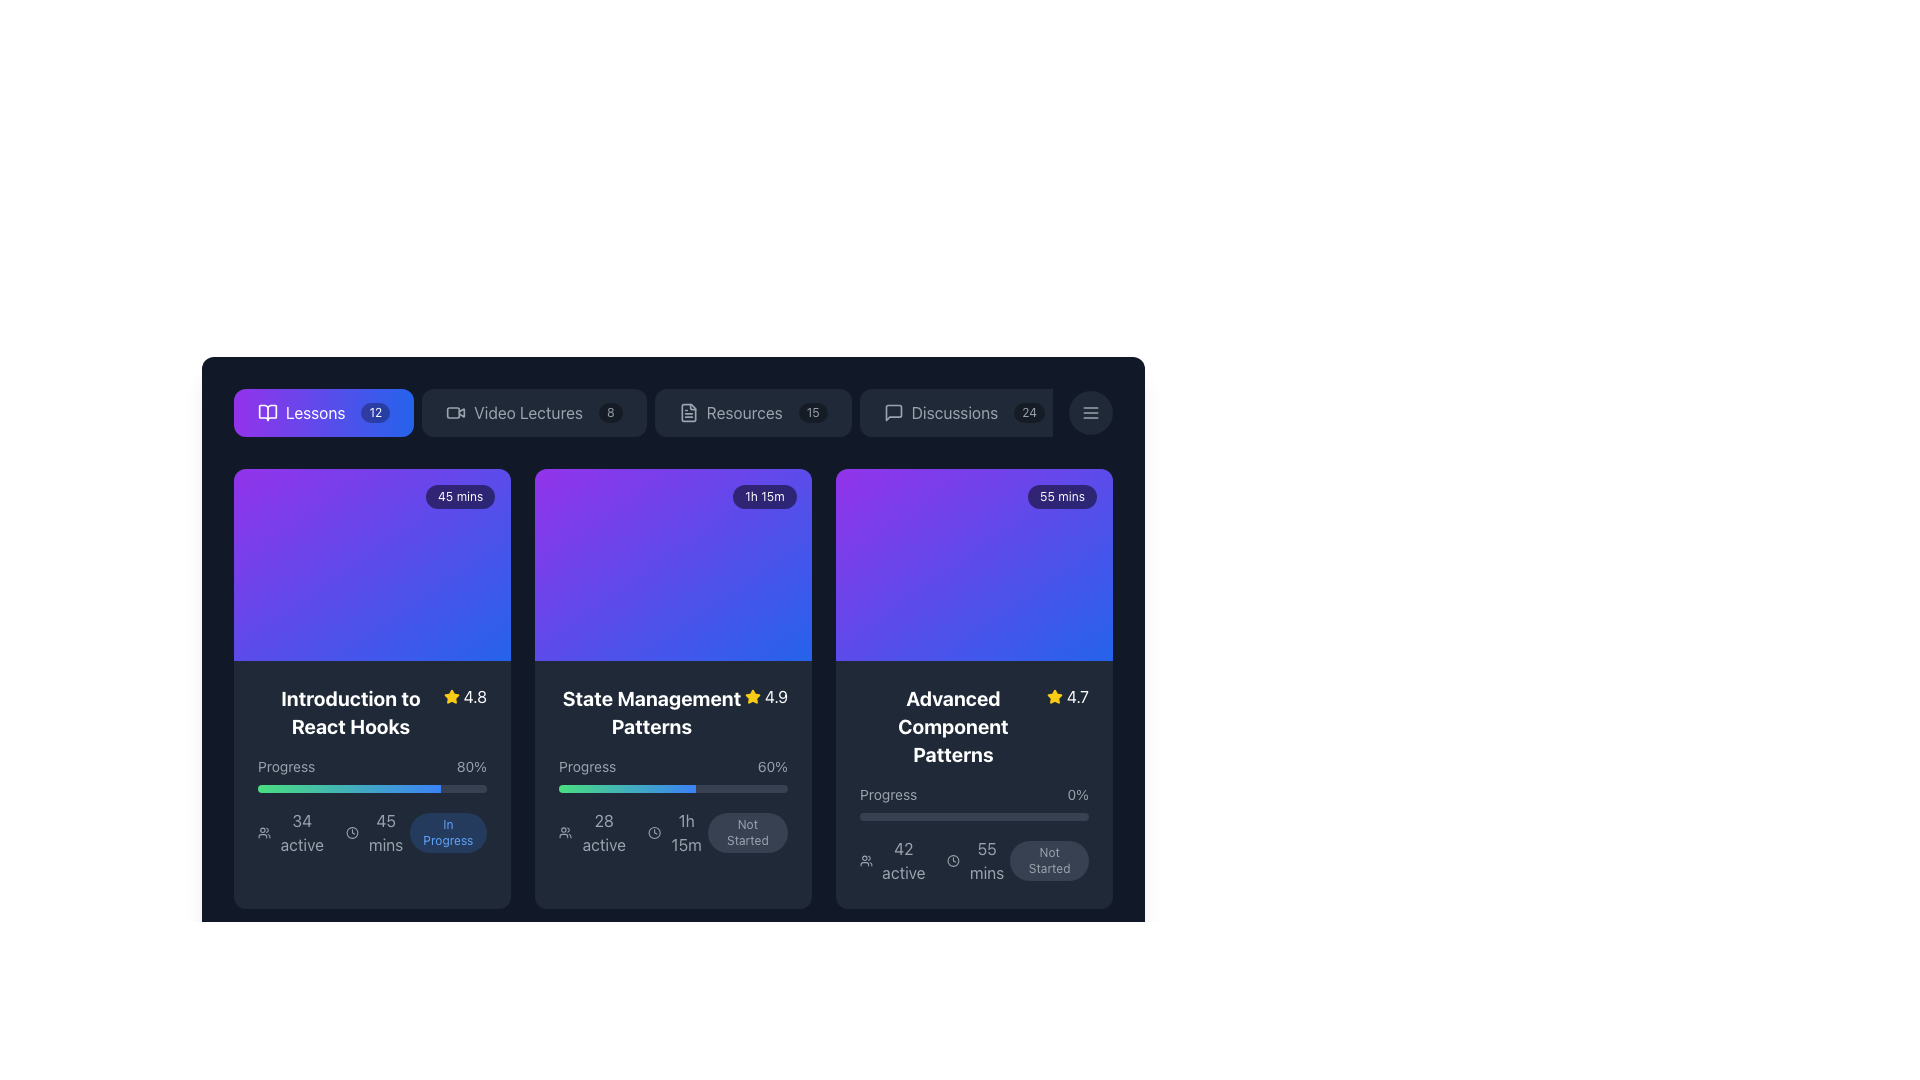 The width and height of the screenshot is (1920, 1080). Describe the element at coordinates (372, 688) in the screenshot. I see `the Card component representing the first learning module in the grid layout` at that location.